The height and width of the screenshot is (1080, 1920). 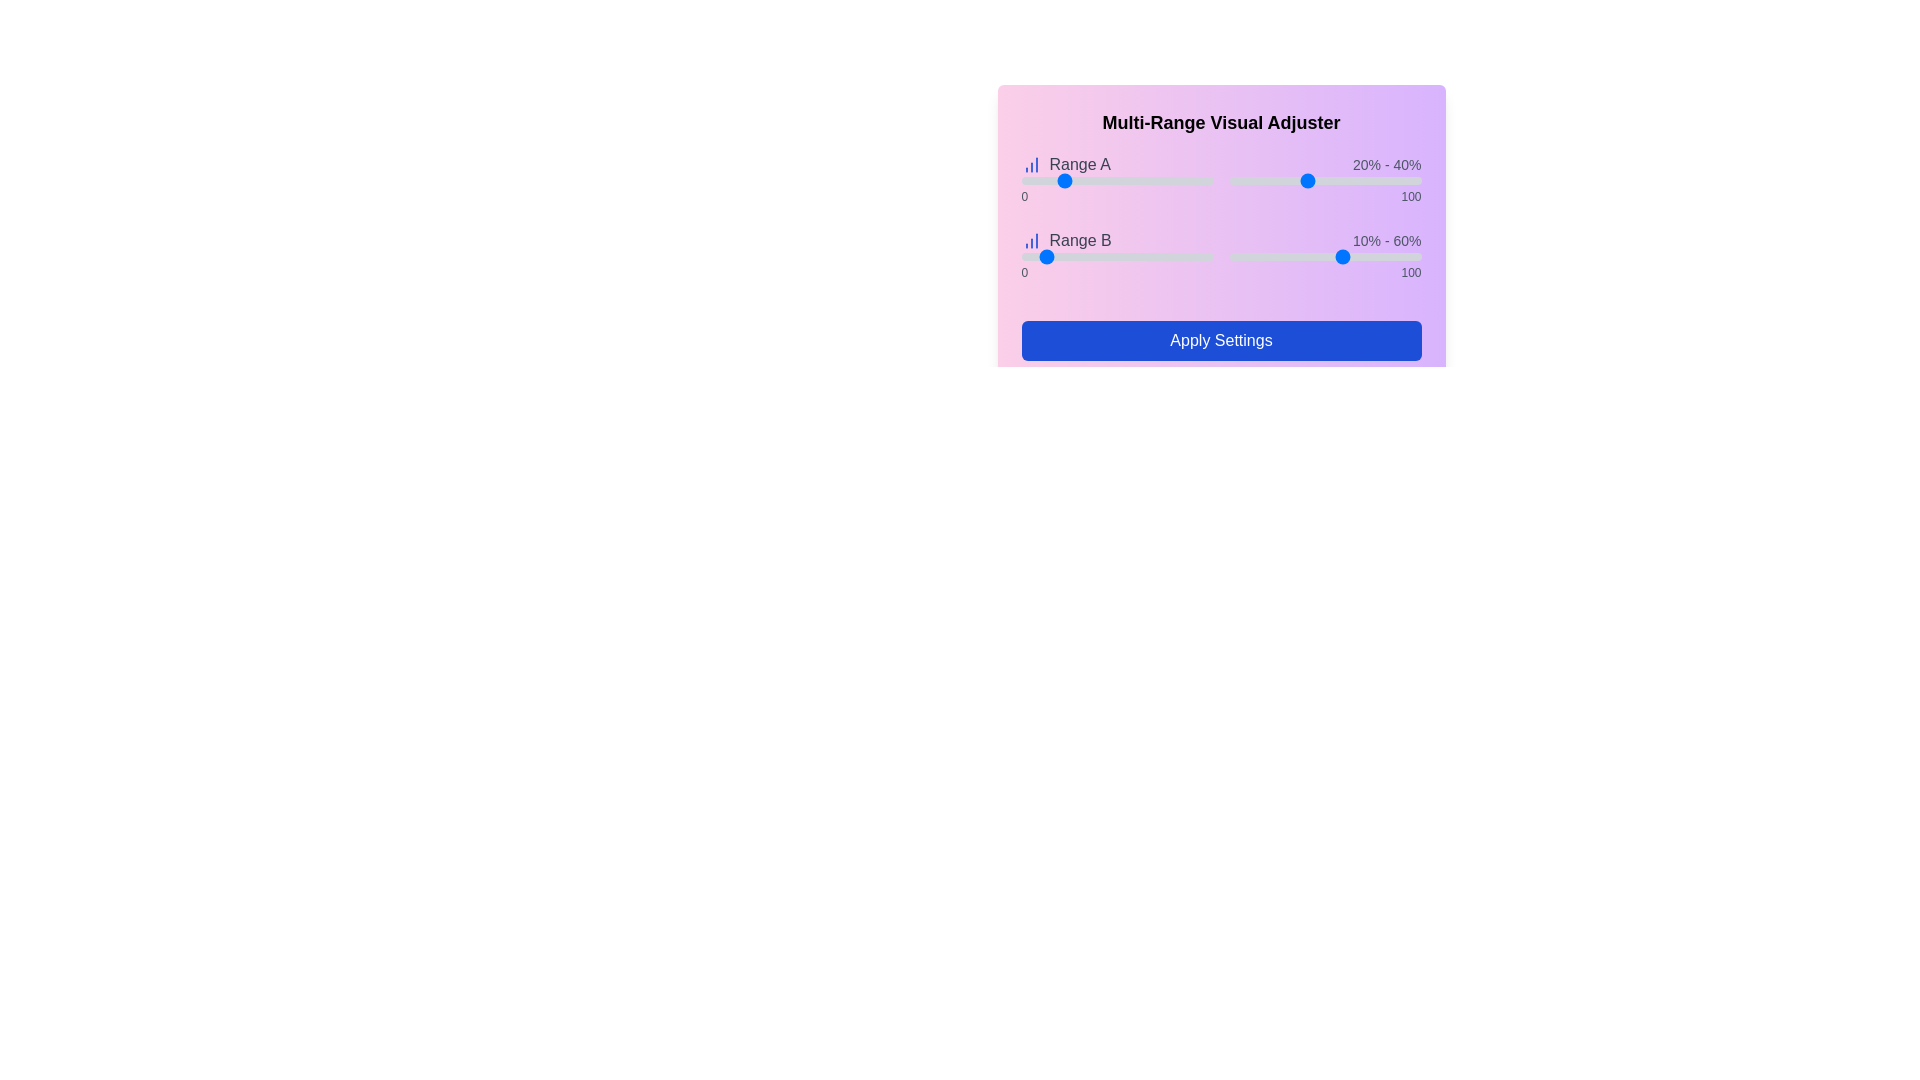 What do you see at coordinates (1220, 196) in the screenshot?
I see `the values visually of the Text Label that marks the minimum ('0')` at bounding box center [1220, 196].